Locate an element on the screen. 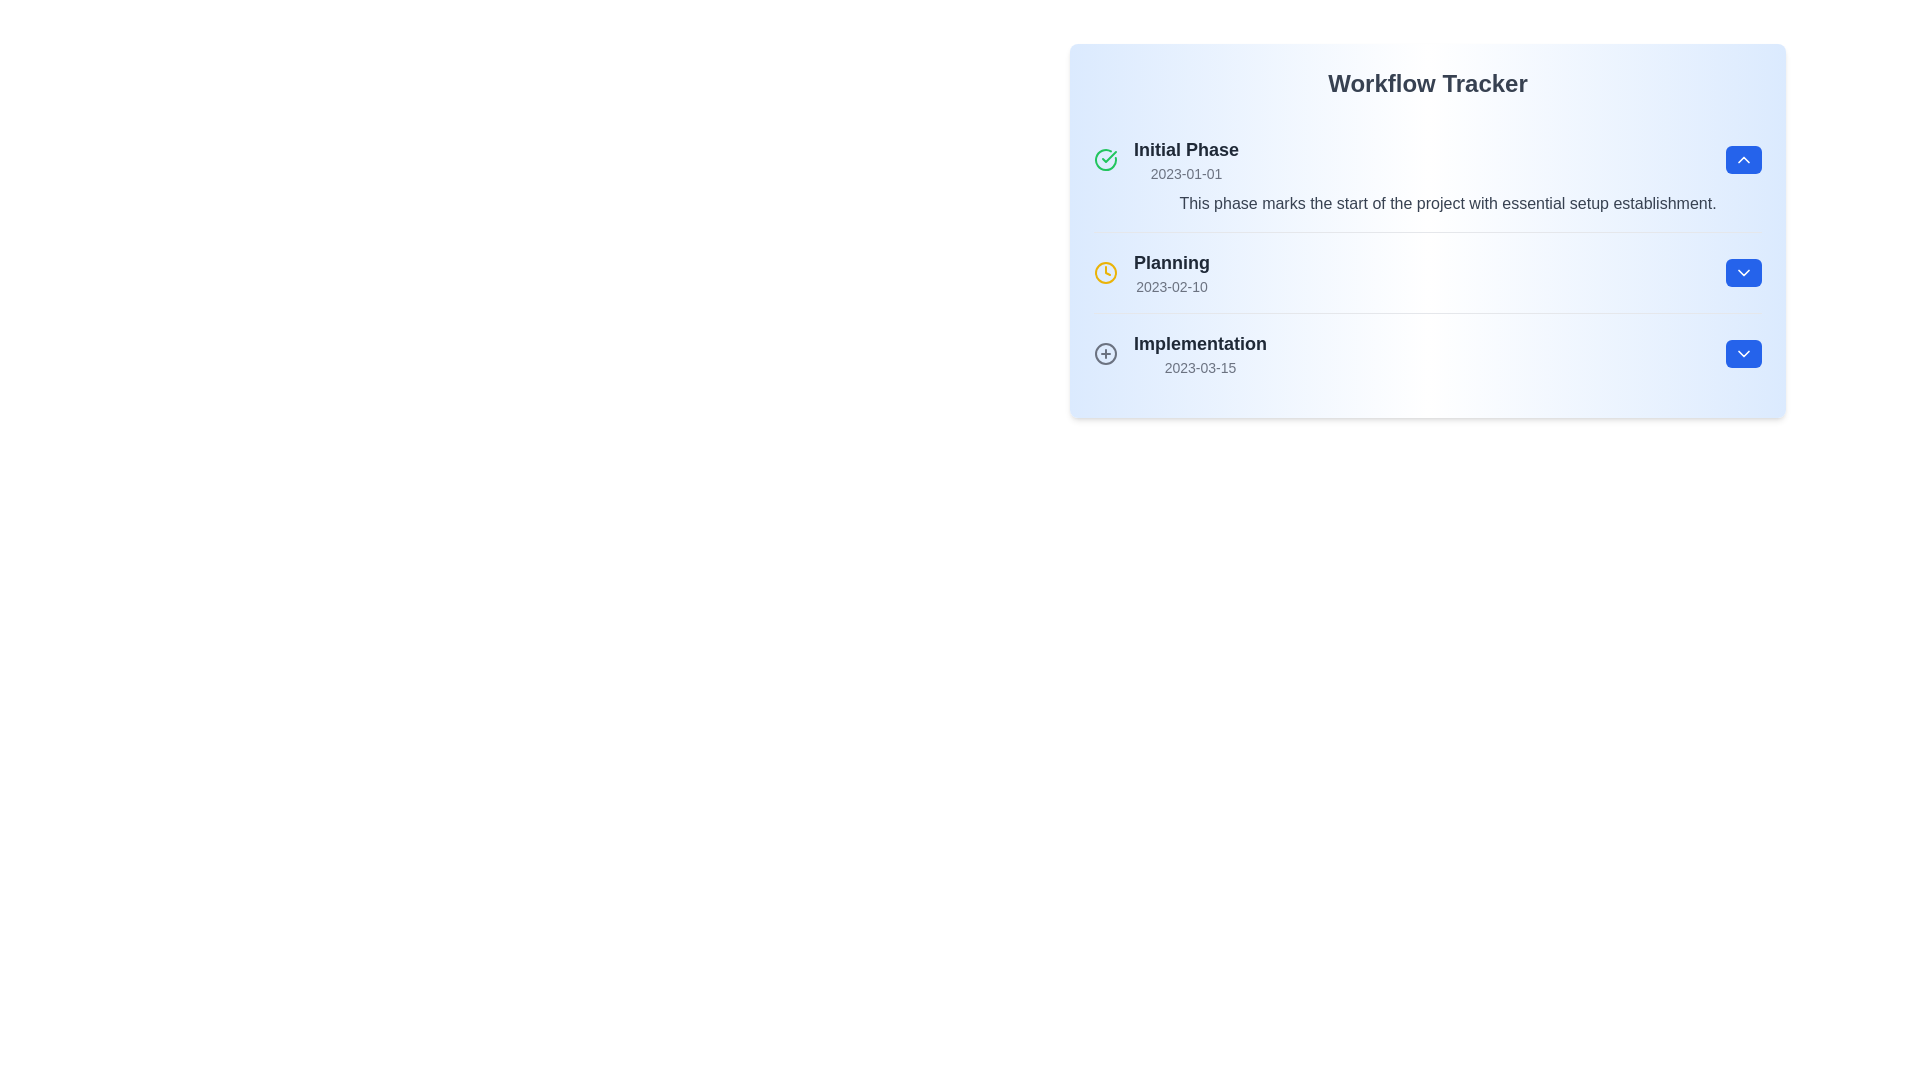 The width and height of the screenshot is (1920, 1080). the title 'Implementation' in the Workflow Tracker panel is located at coordinates (1180, 353).